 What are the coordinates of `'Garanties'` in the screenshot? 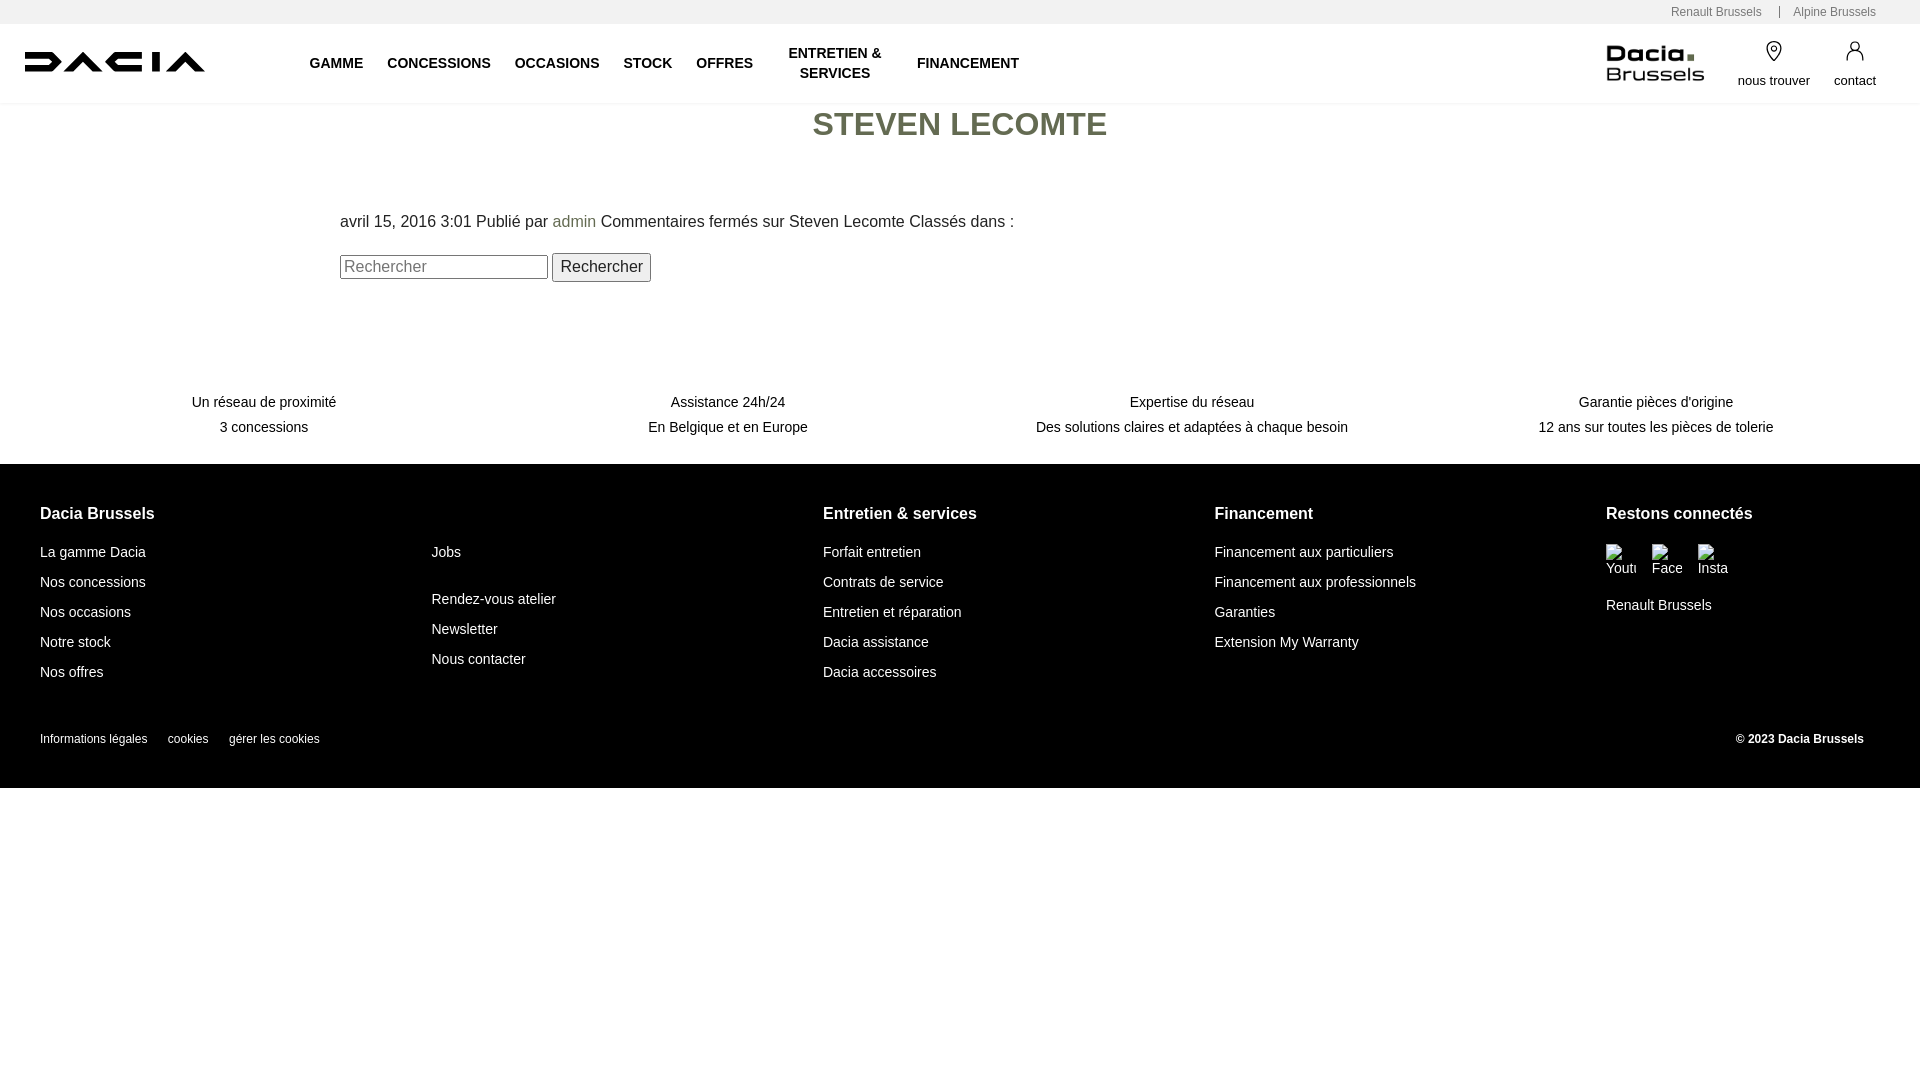 It's located at (1213, 611).